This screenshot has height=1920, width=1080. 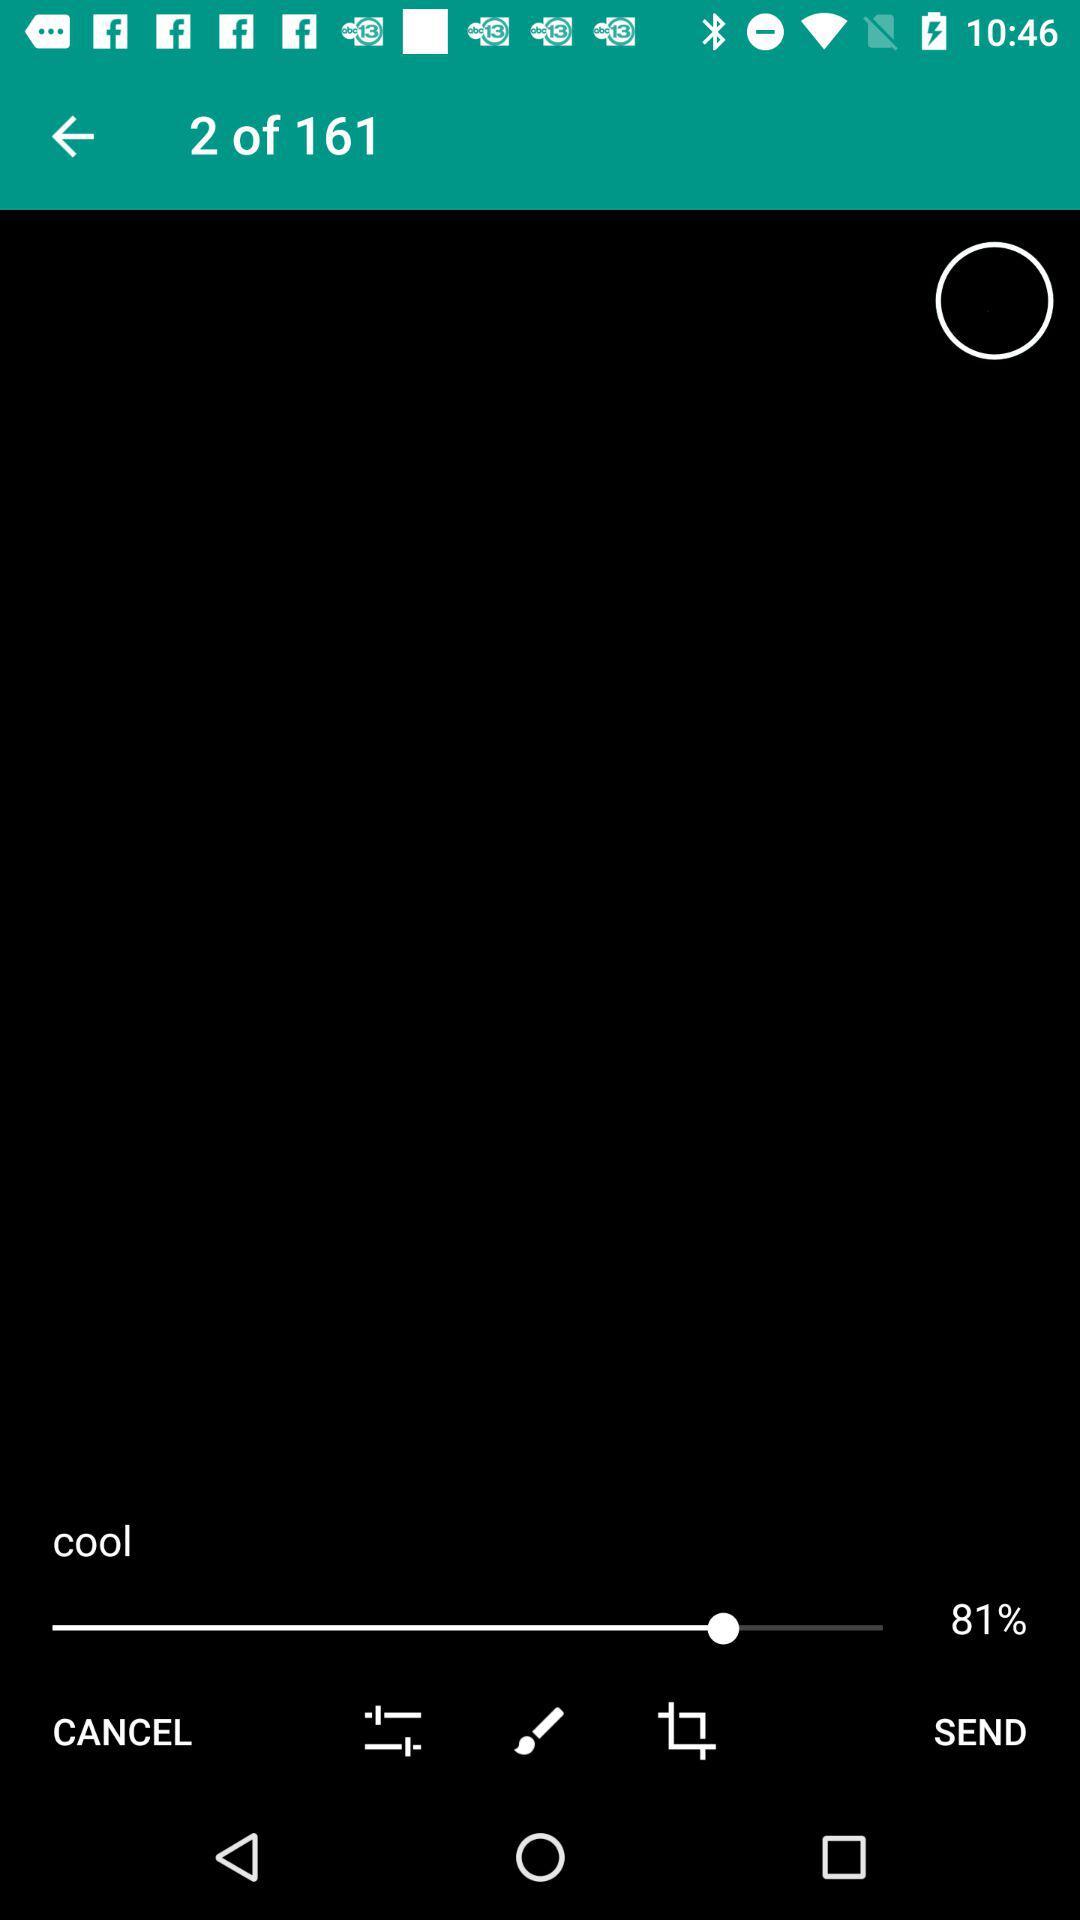 What do you see at coordinates (393, 1730) in the screenshot?
I see `volume control` at bounding box center [393, 1730].